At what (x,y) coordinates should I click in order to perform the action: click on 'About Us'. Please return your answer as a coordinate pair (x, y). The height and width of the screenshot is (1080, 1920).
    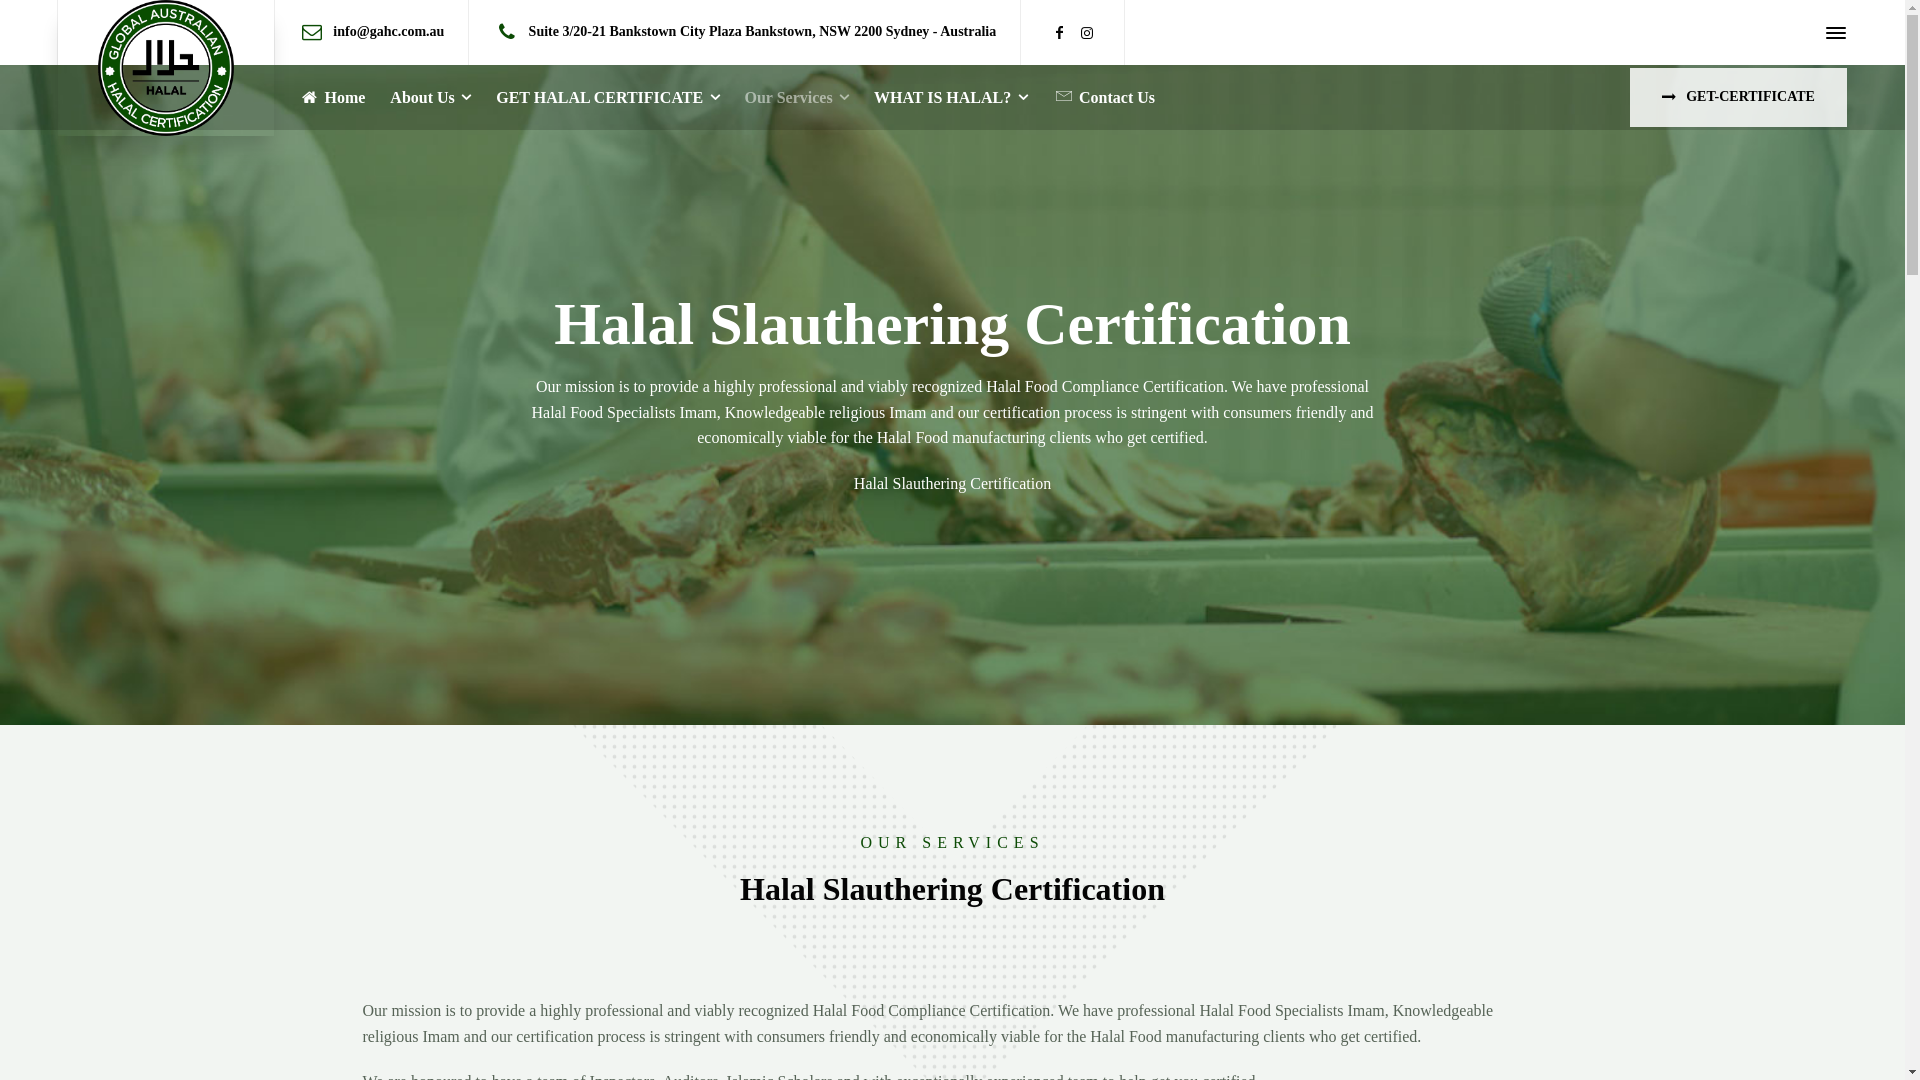
    Looking at the image, I should click on (378, 97).